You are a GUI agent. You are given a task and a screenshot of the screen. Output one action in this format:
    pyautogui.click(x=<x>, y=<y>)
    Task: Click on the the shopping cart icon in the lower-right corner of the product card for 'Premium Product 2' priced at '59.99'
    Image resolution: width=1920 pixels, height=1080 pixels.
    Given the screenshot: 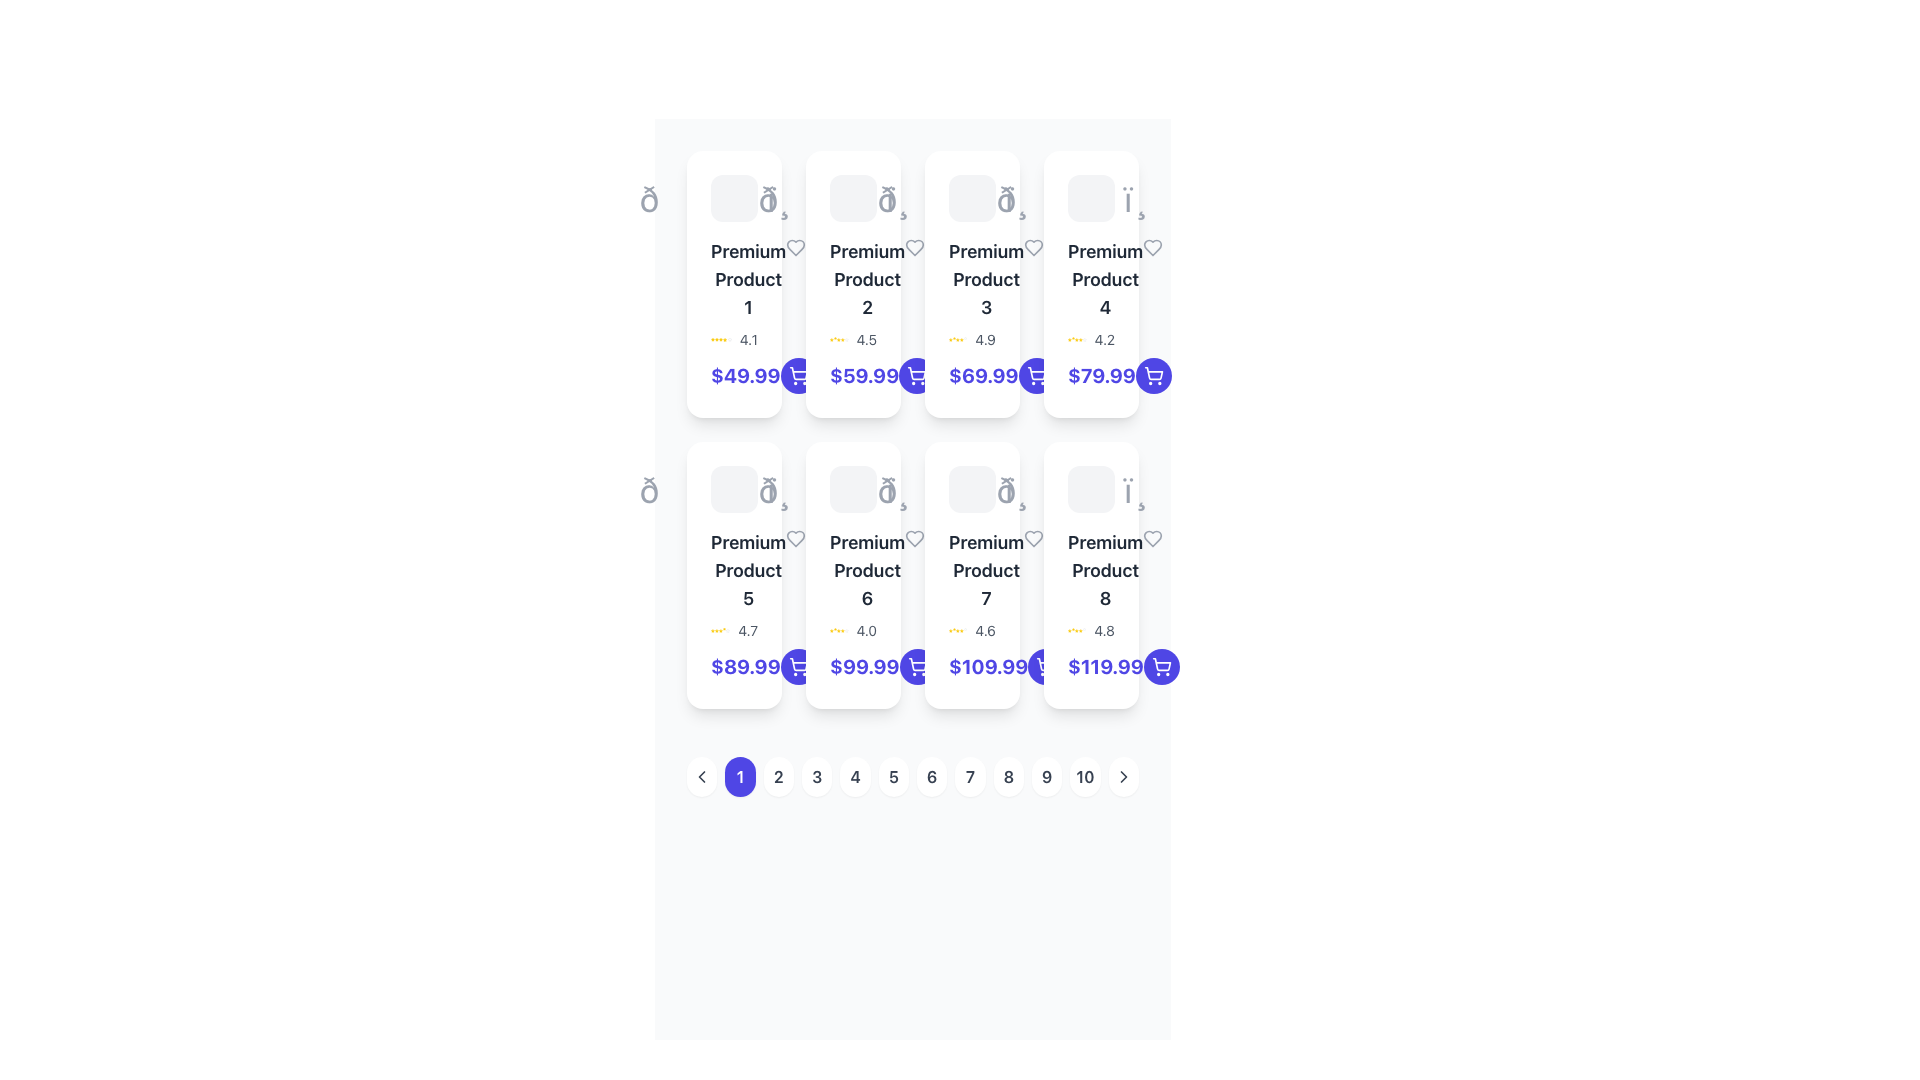 What is the action you would take?
    pyautogui.click(x=797, y=375)
    